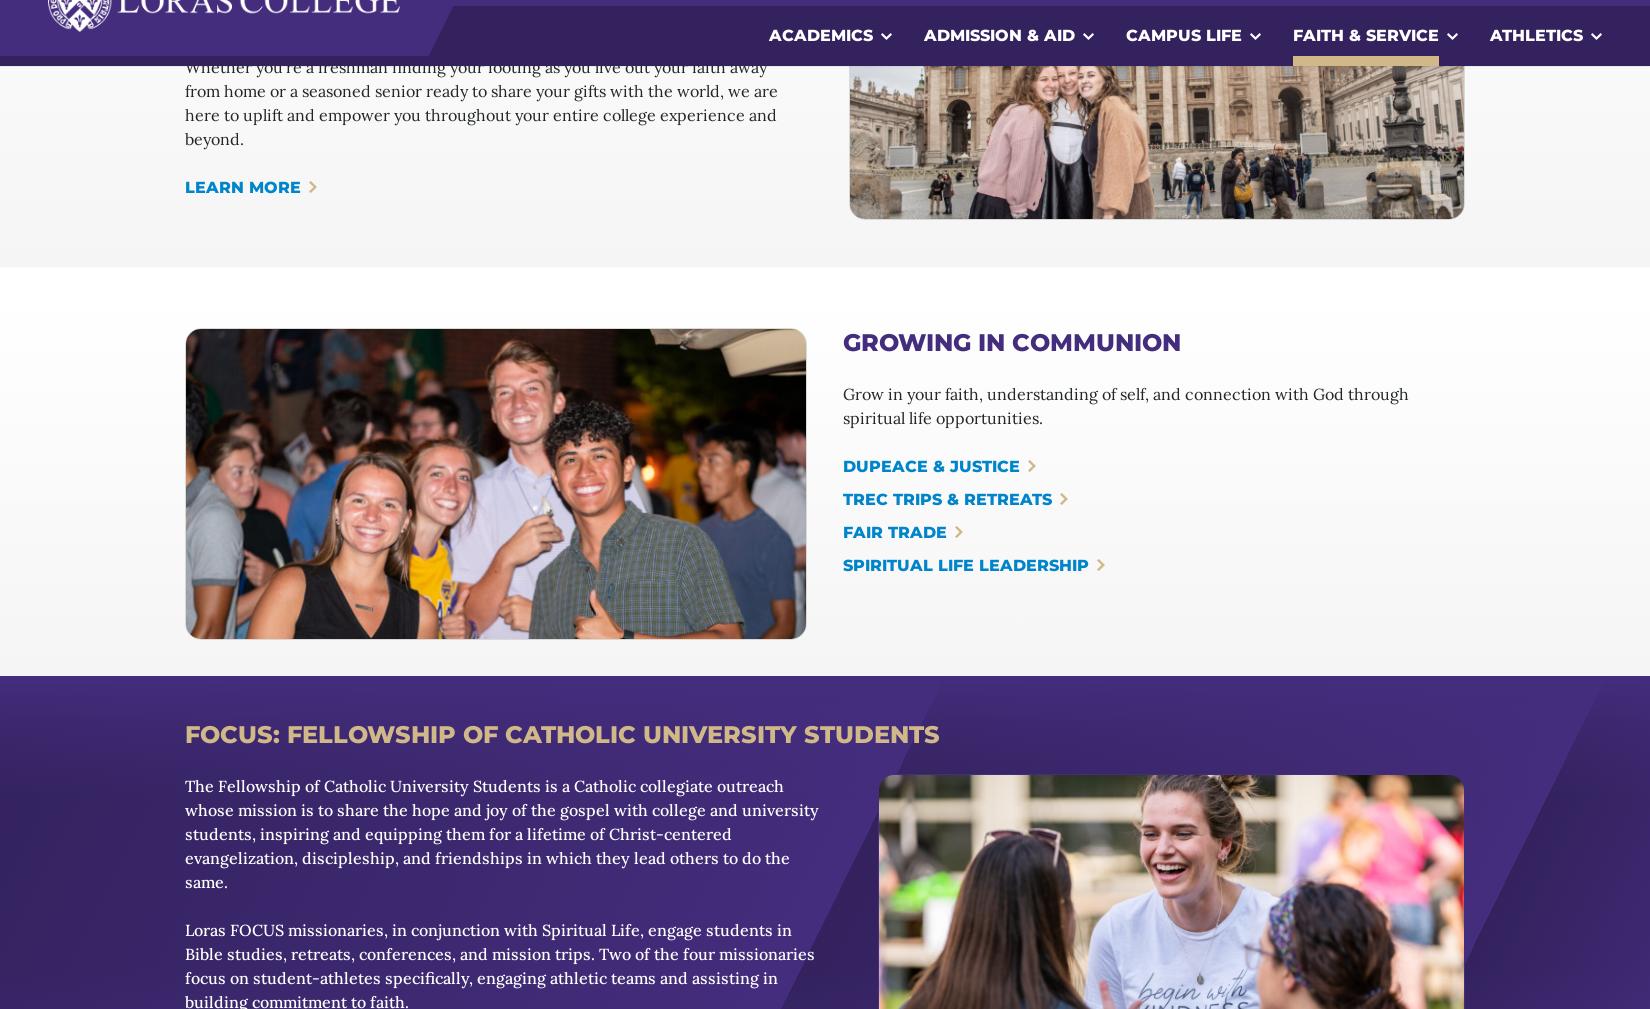 This screenshot has height=1009, width=1650. Describe the element at coordinates (241, 909) in the screenshot. I see `'Give'` at that location.